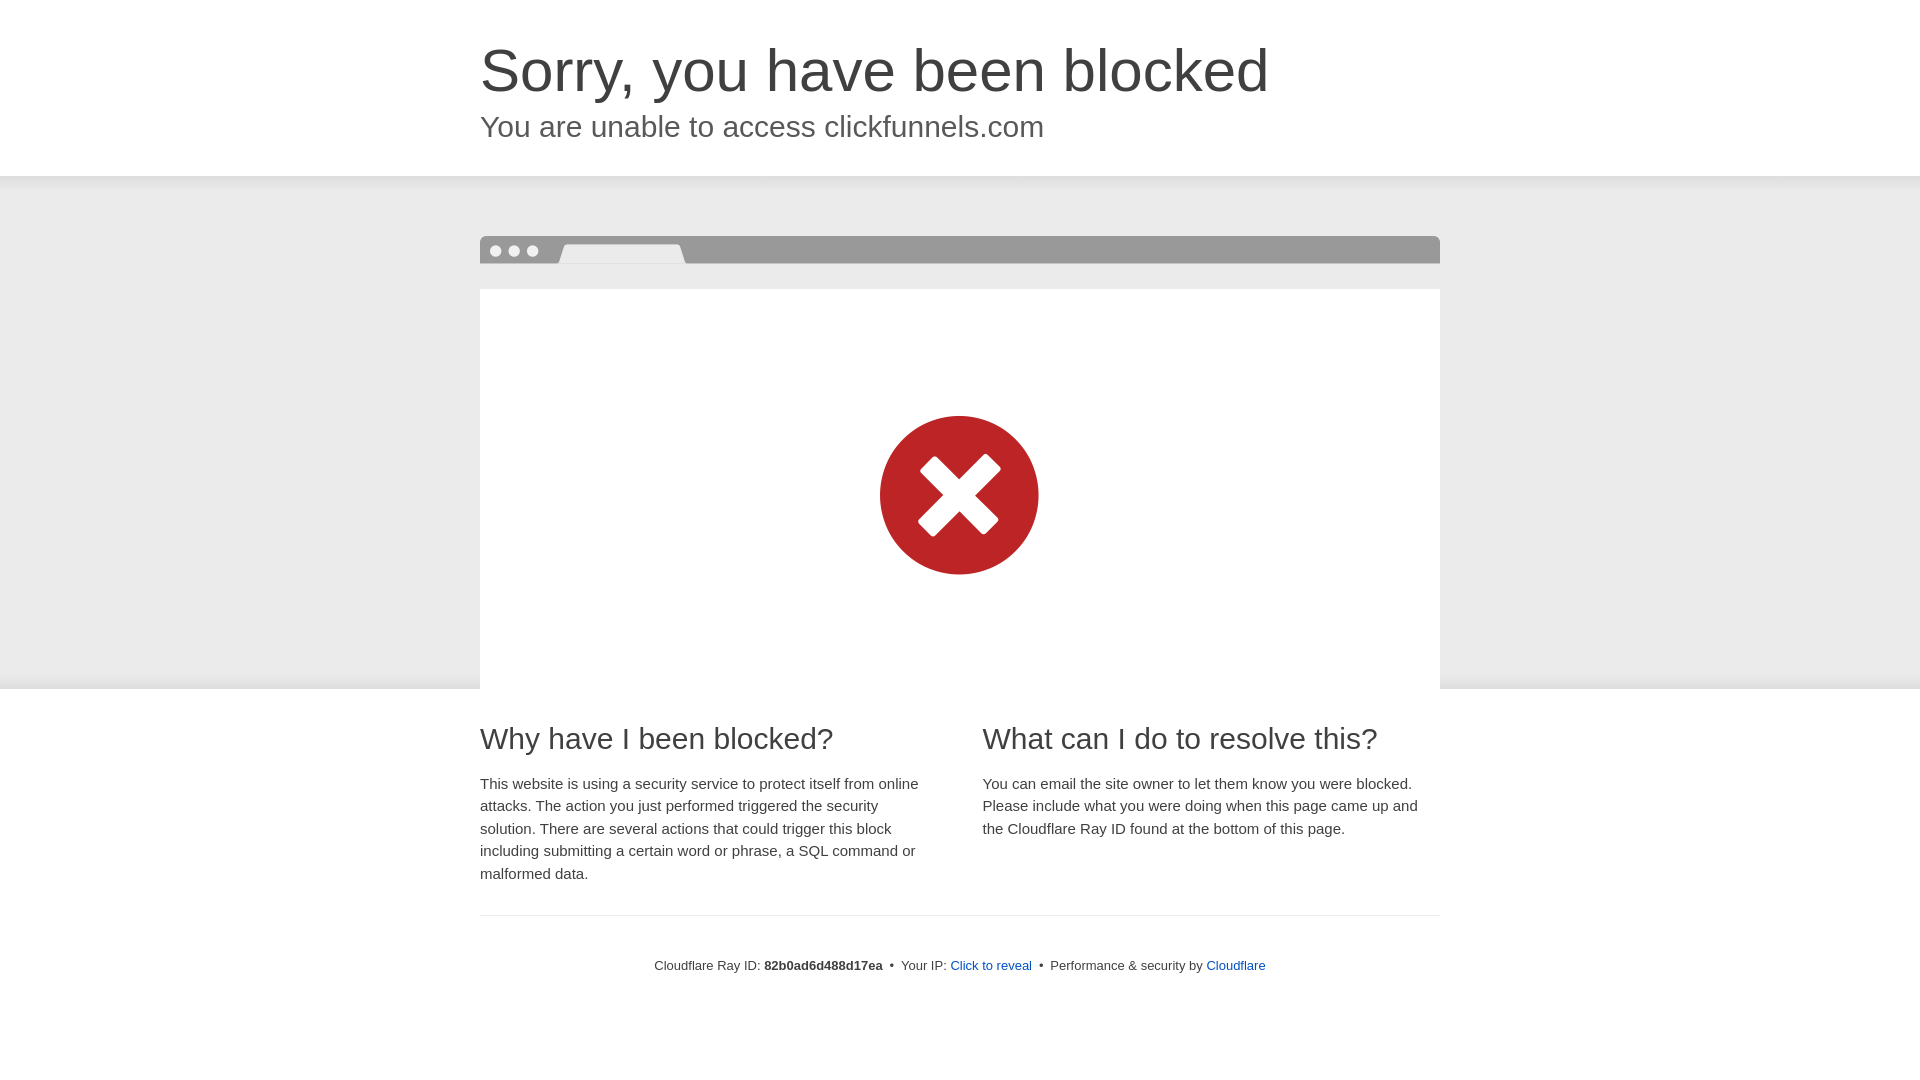 This screenshot has height=1080, width=1920. I want to click on 'Cloudflare', so click(1204, 964).